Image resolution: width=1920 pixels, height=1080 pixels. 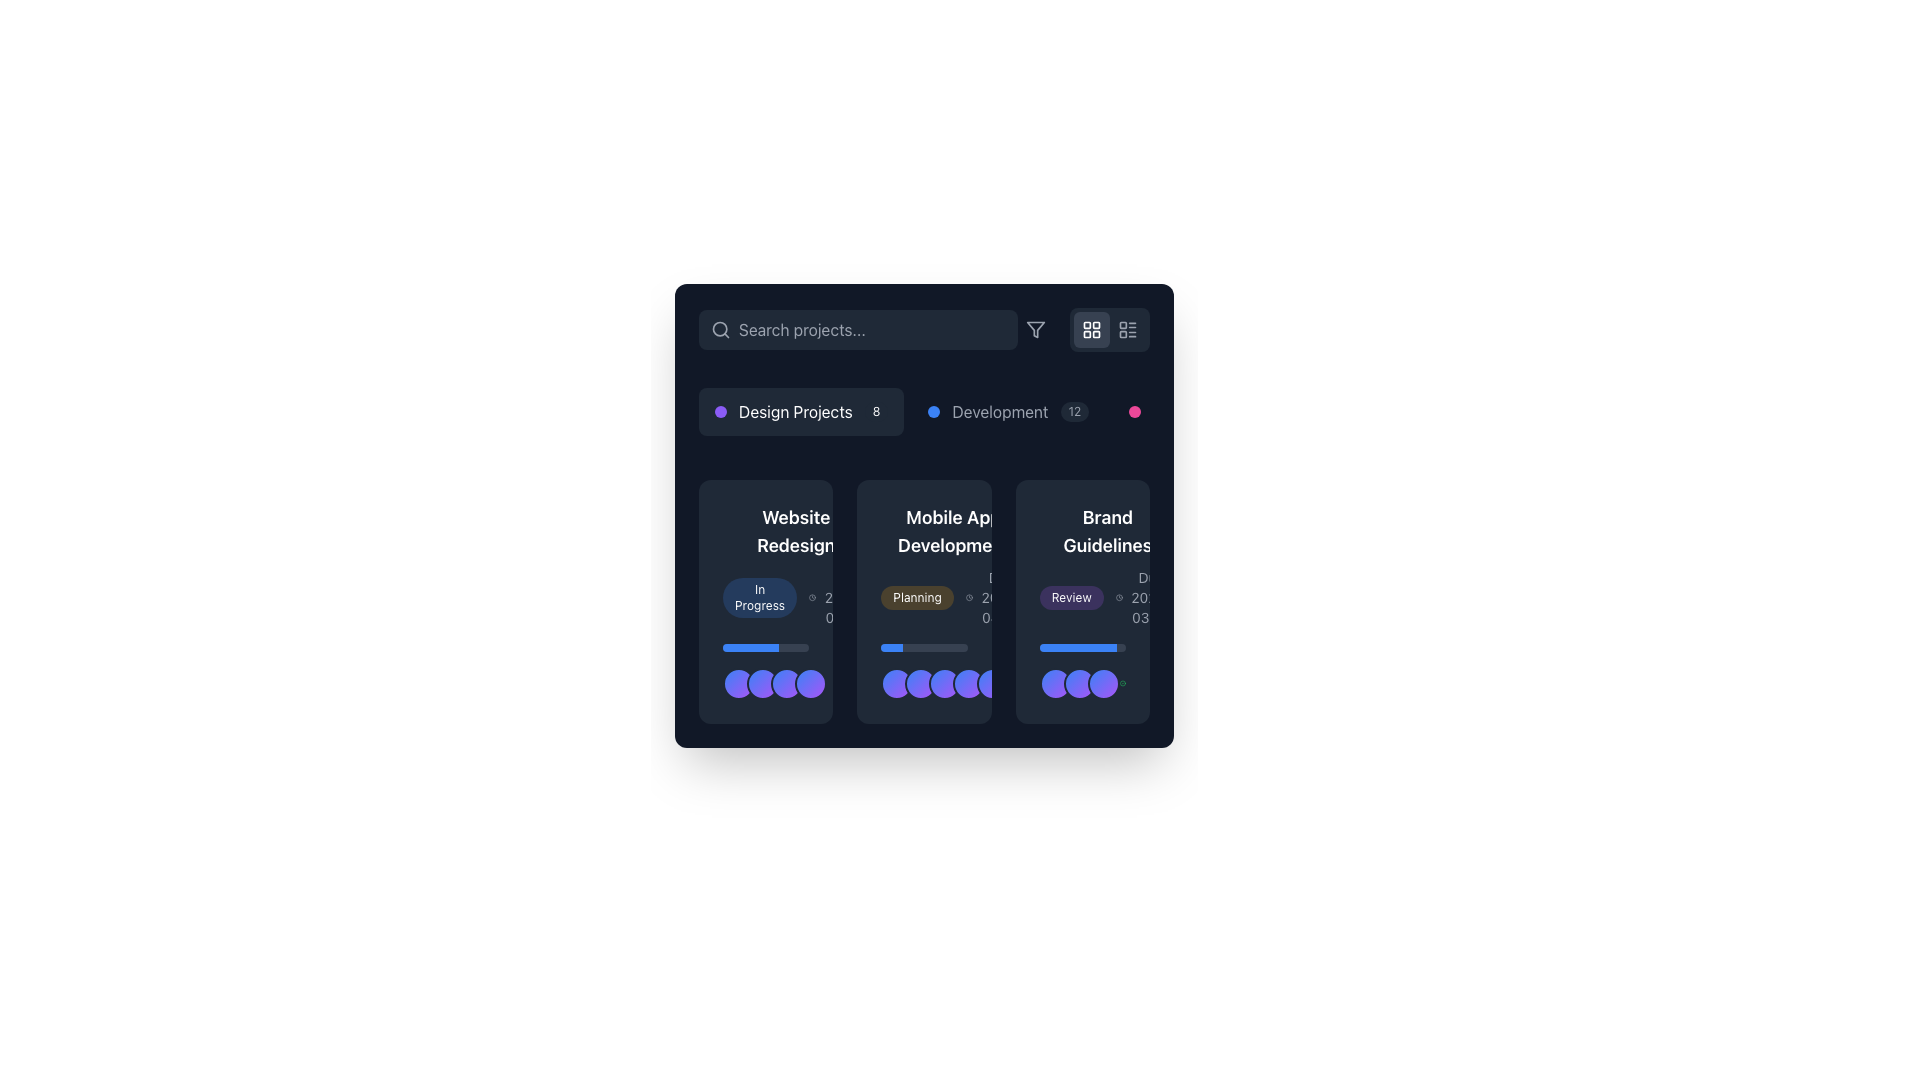 I want to click on the list icon in the horizontal cluster of toggle buttons to switch to list view, so click(x=1108, y=329).